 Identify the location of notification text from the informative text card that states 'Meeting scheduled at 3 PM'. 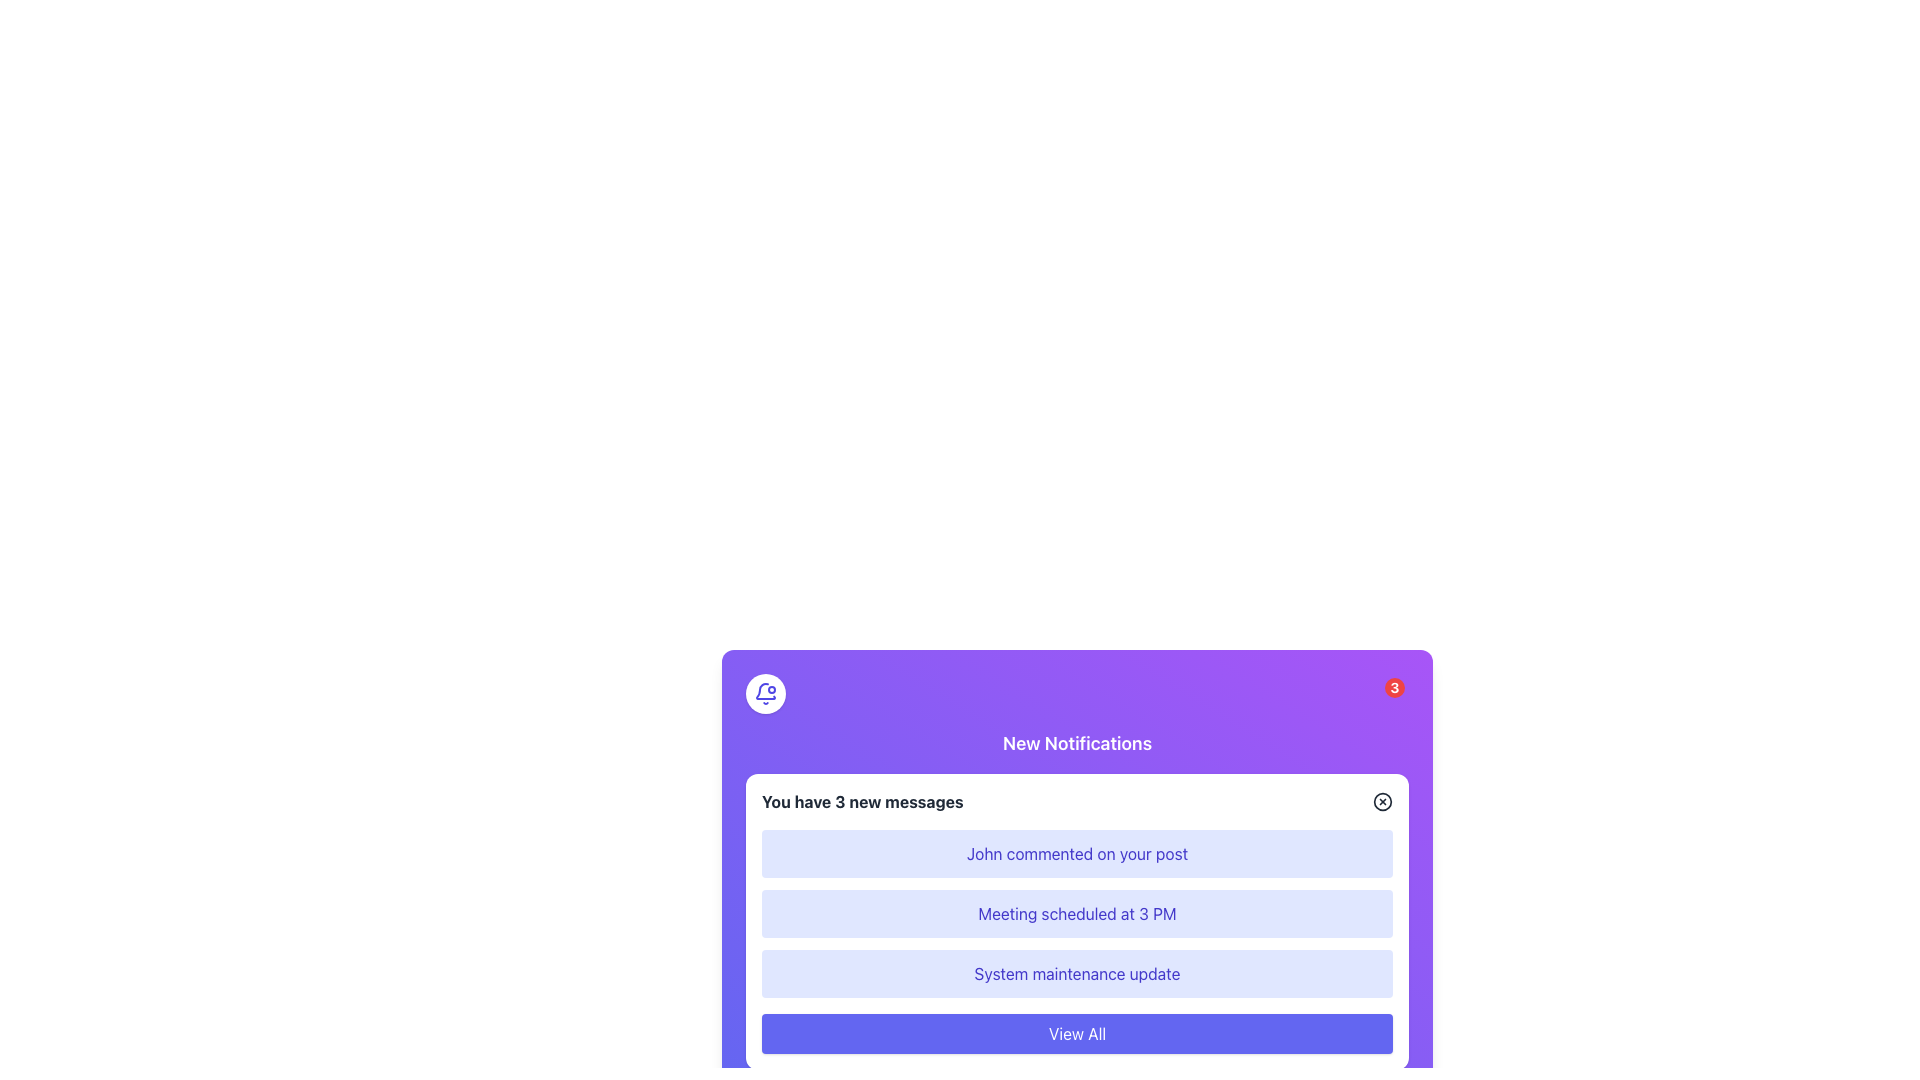
(1076, 914).